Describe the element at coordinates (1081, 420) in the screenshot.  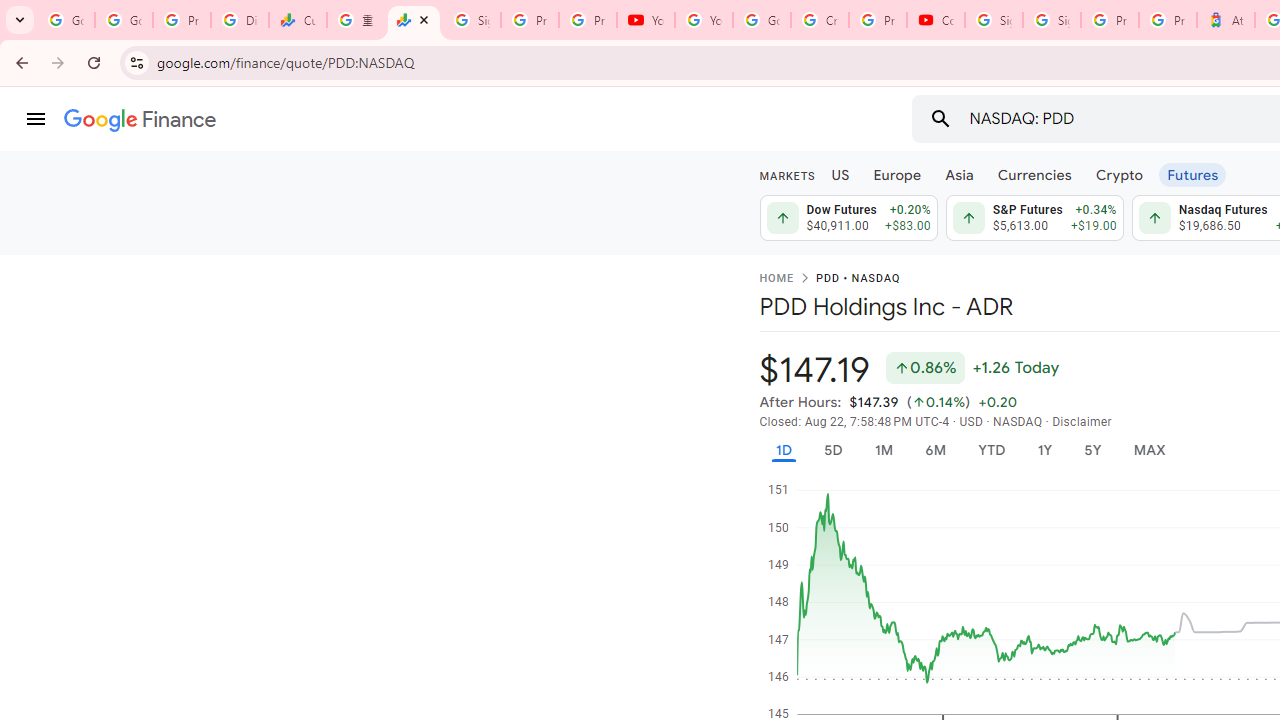
I see `'Disclaimer'` at that location.